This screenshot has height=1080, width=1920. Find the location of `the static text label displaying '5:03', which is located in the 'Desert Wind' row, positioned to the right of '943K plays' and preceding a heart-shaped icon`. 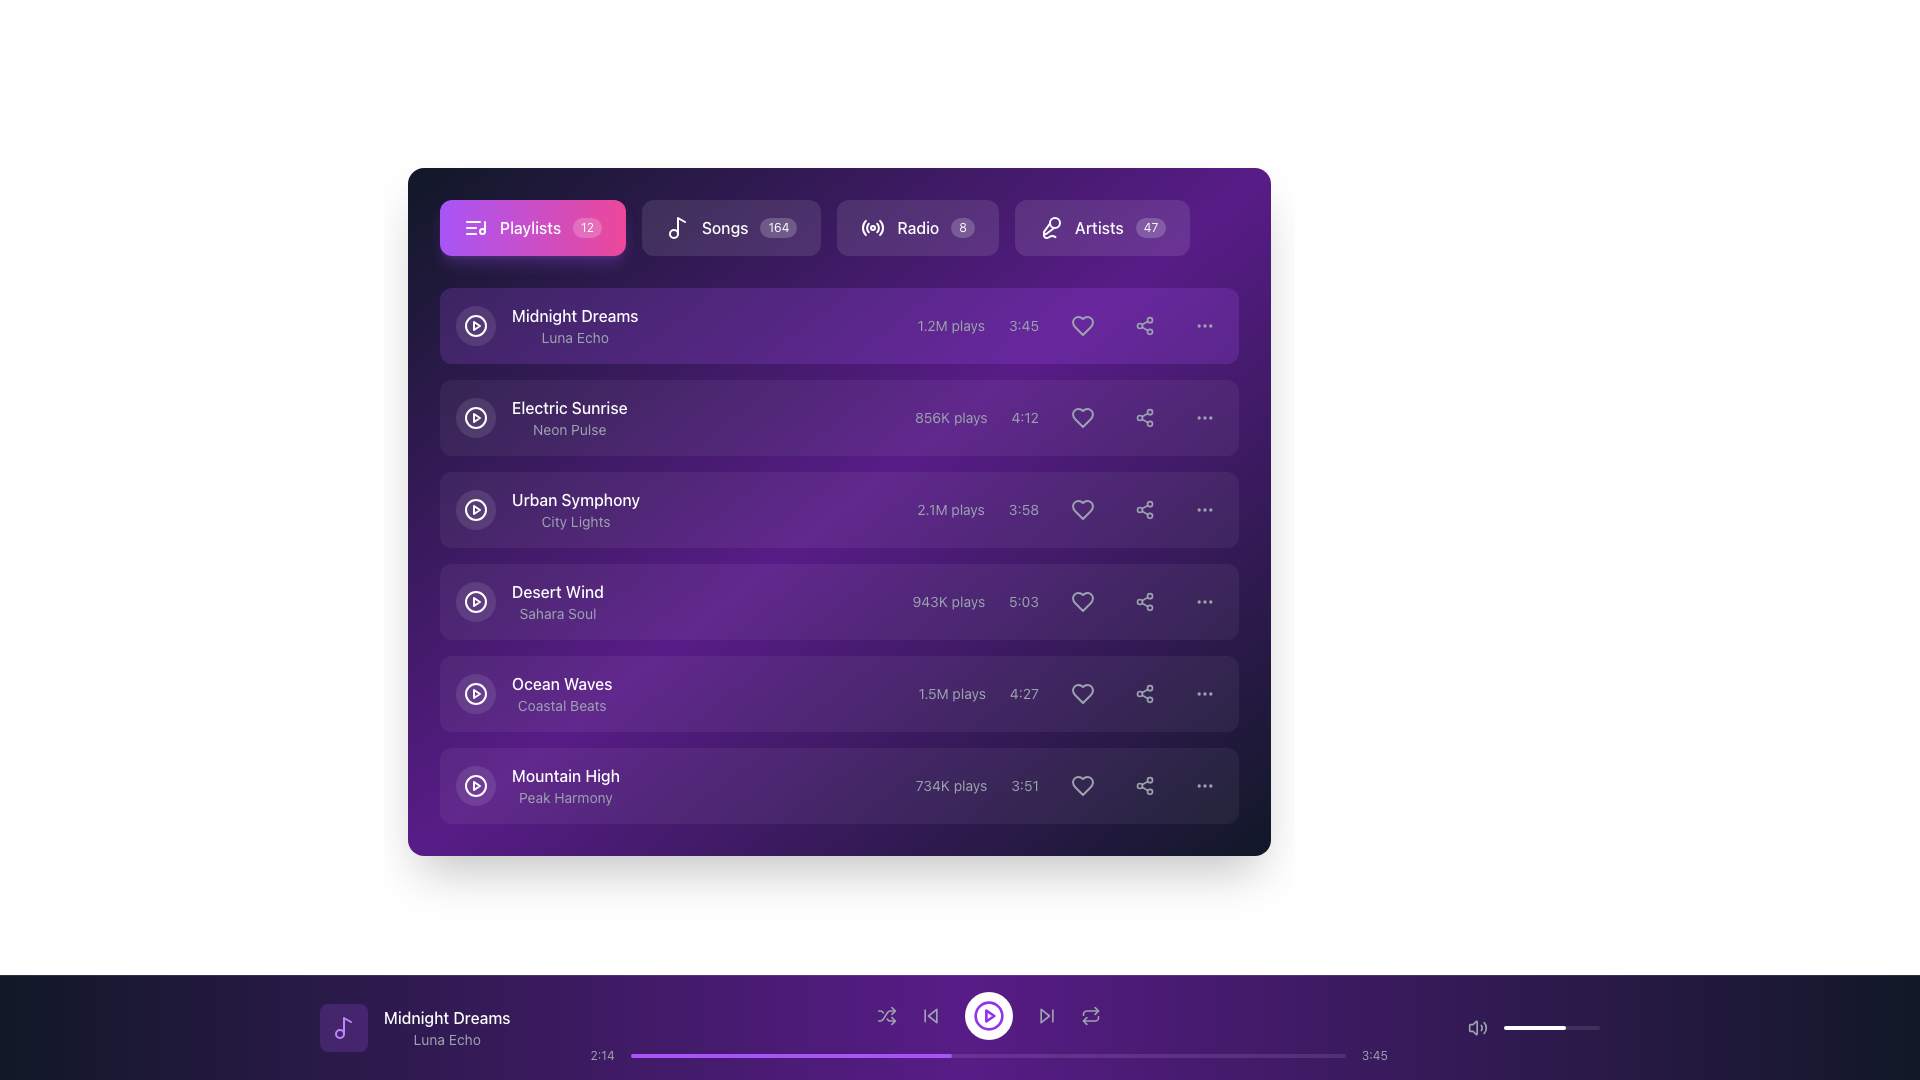

the static text label displaying '5:03', which is located in the 'Desert Wind' row, positioned to the right of '943K plays' and preceding a heart-shaped icon is located at coordinates (1024, 600).